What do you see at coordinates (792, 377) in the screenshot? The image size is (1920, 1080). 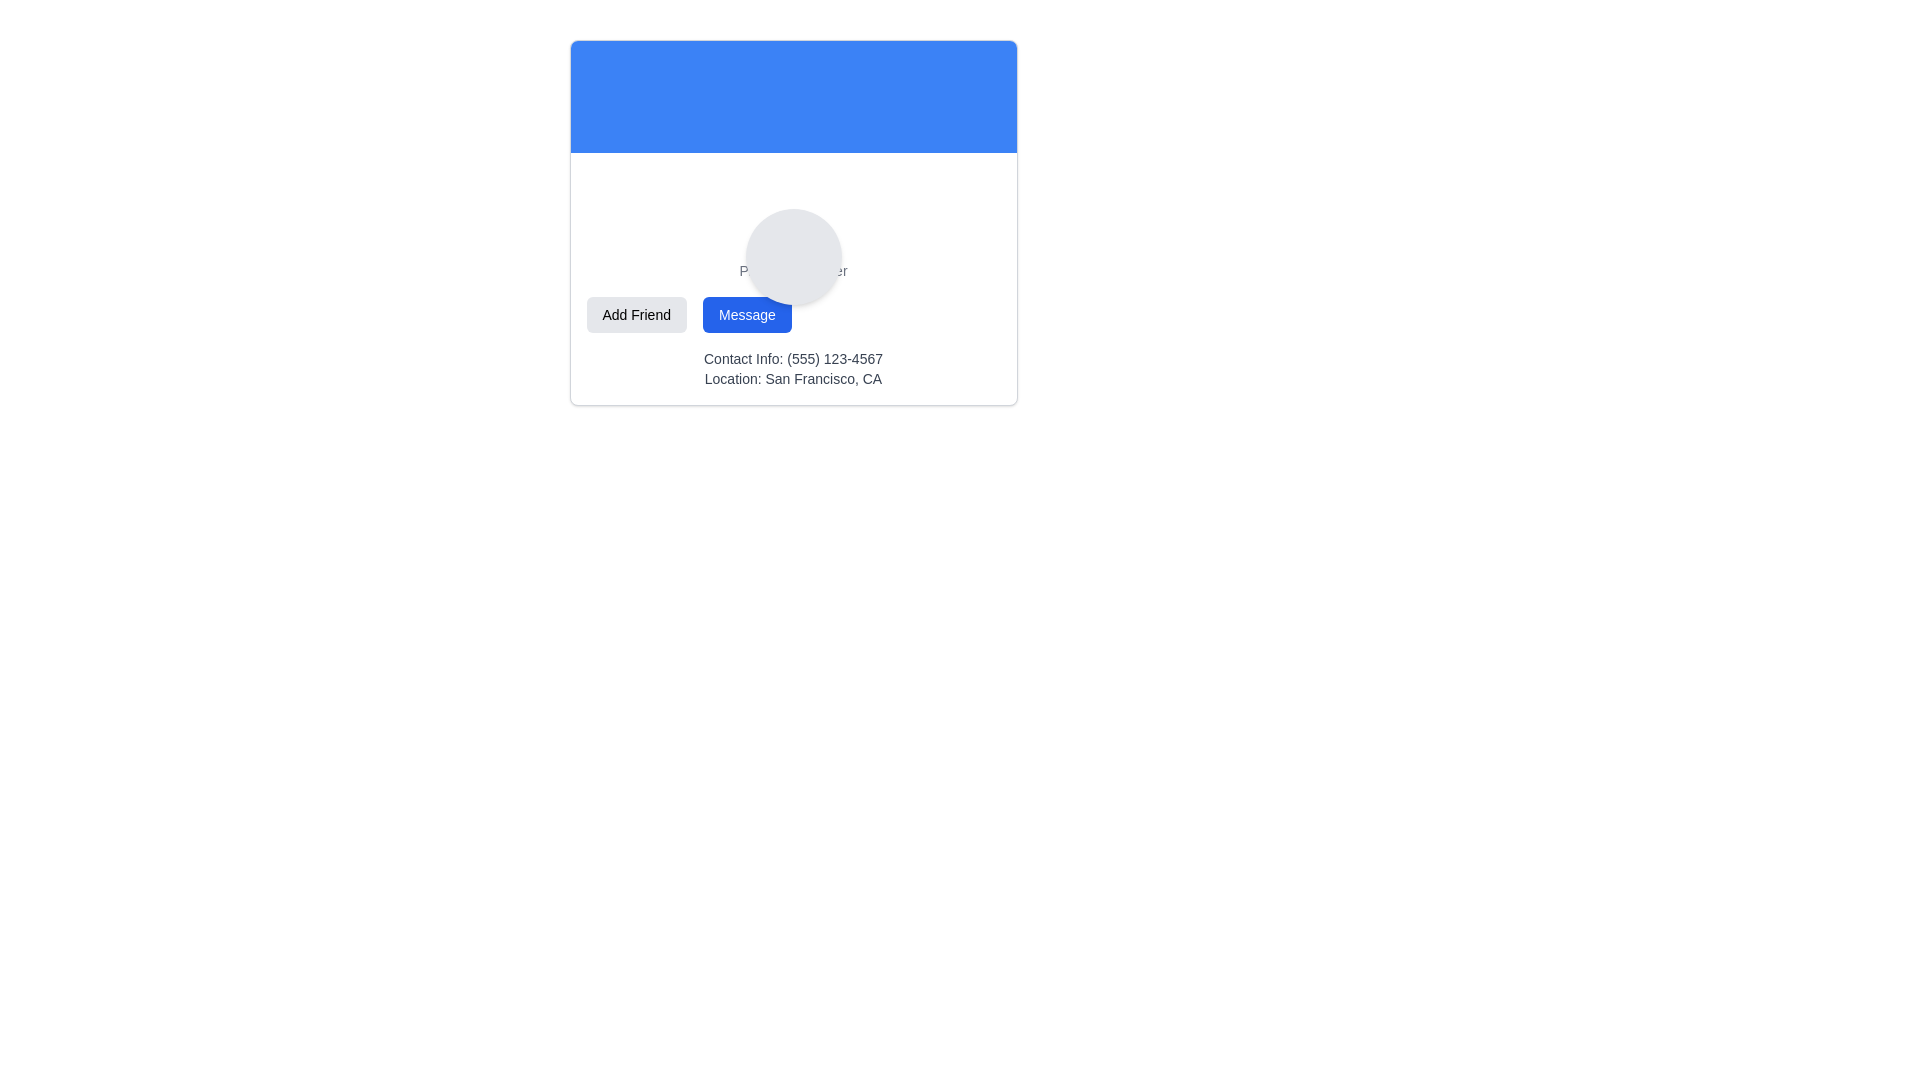 I see `the static text display presenting contact details located at the bottom of the card, below the 'Add Friend' and 'Message' buttons` at bounding box center [792, 377].